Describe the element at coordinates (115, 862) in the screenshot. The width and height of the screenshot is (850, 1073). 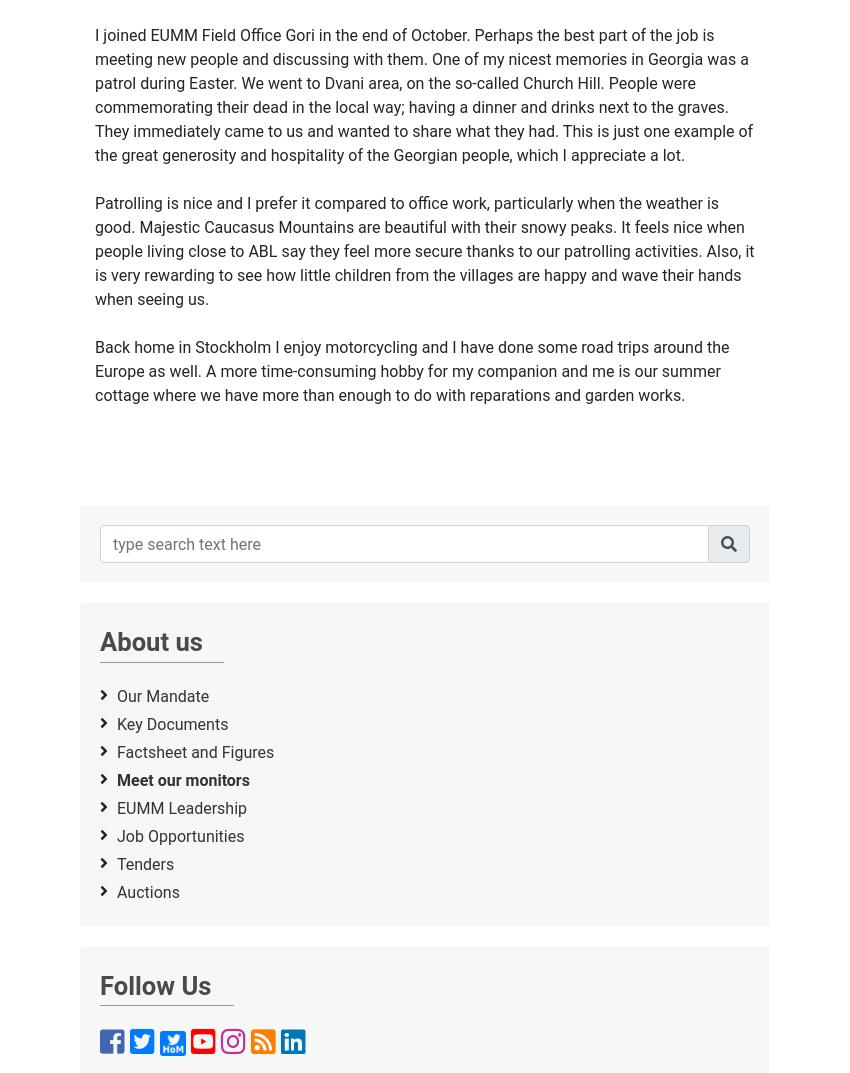
I see `'Tenders'` at that location.